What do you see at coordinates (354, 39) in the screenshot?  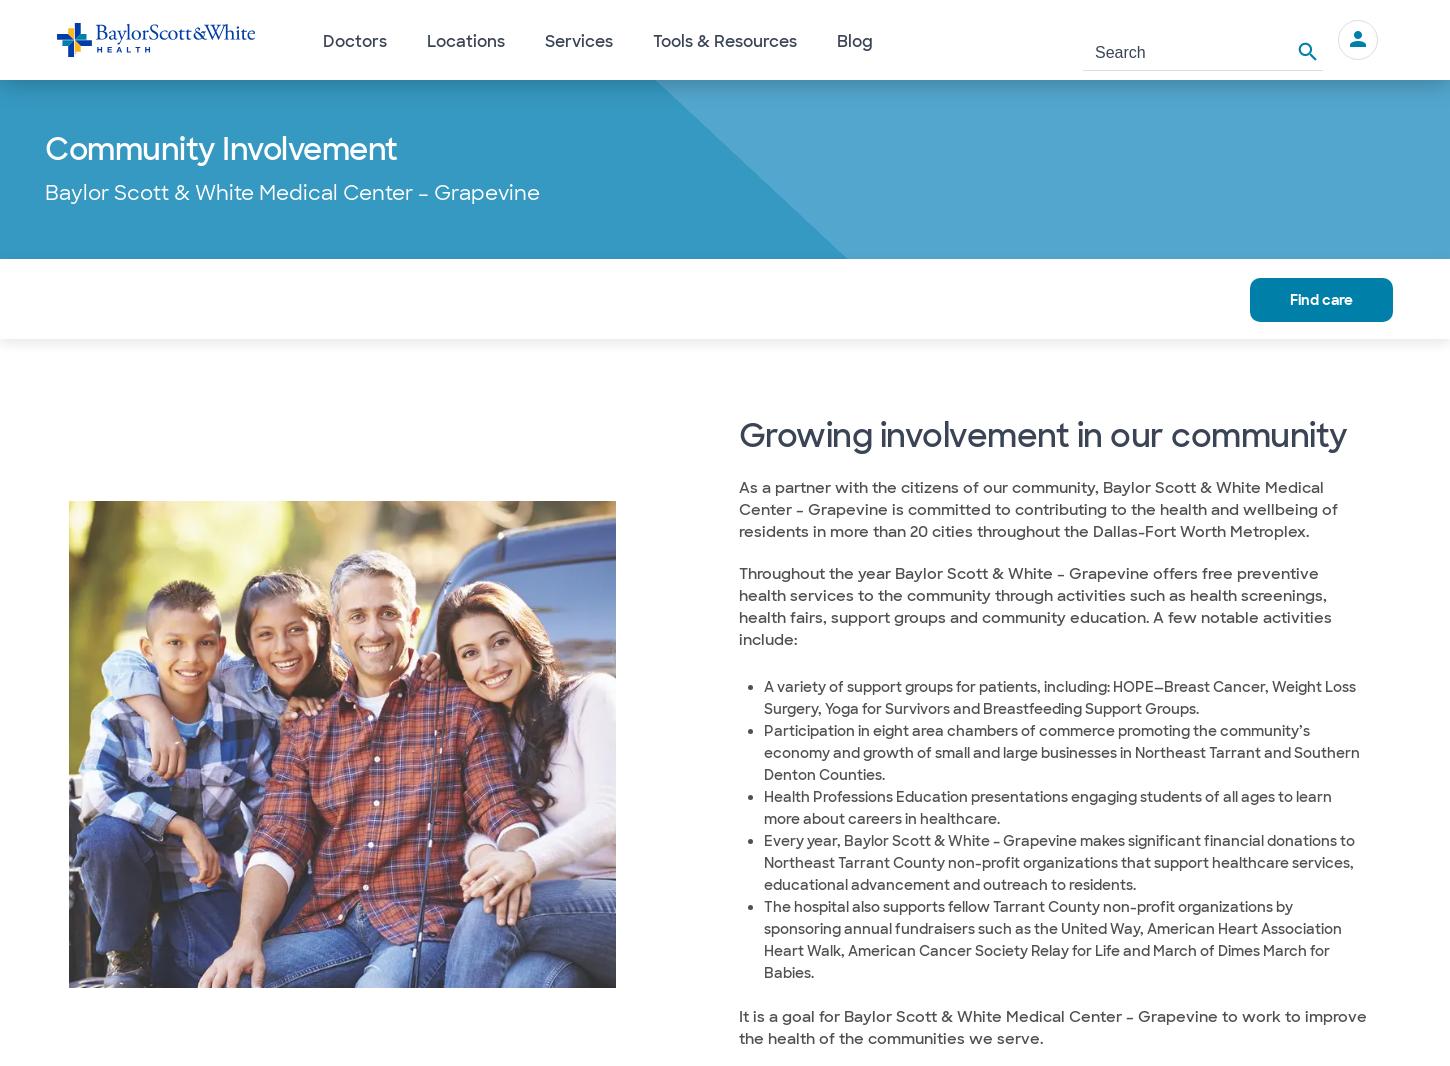 I see `'Doctors'` at bounding box center [354, 39].